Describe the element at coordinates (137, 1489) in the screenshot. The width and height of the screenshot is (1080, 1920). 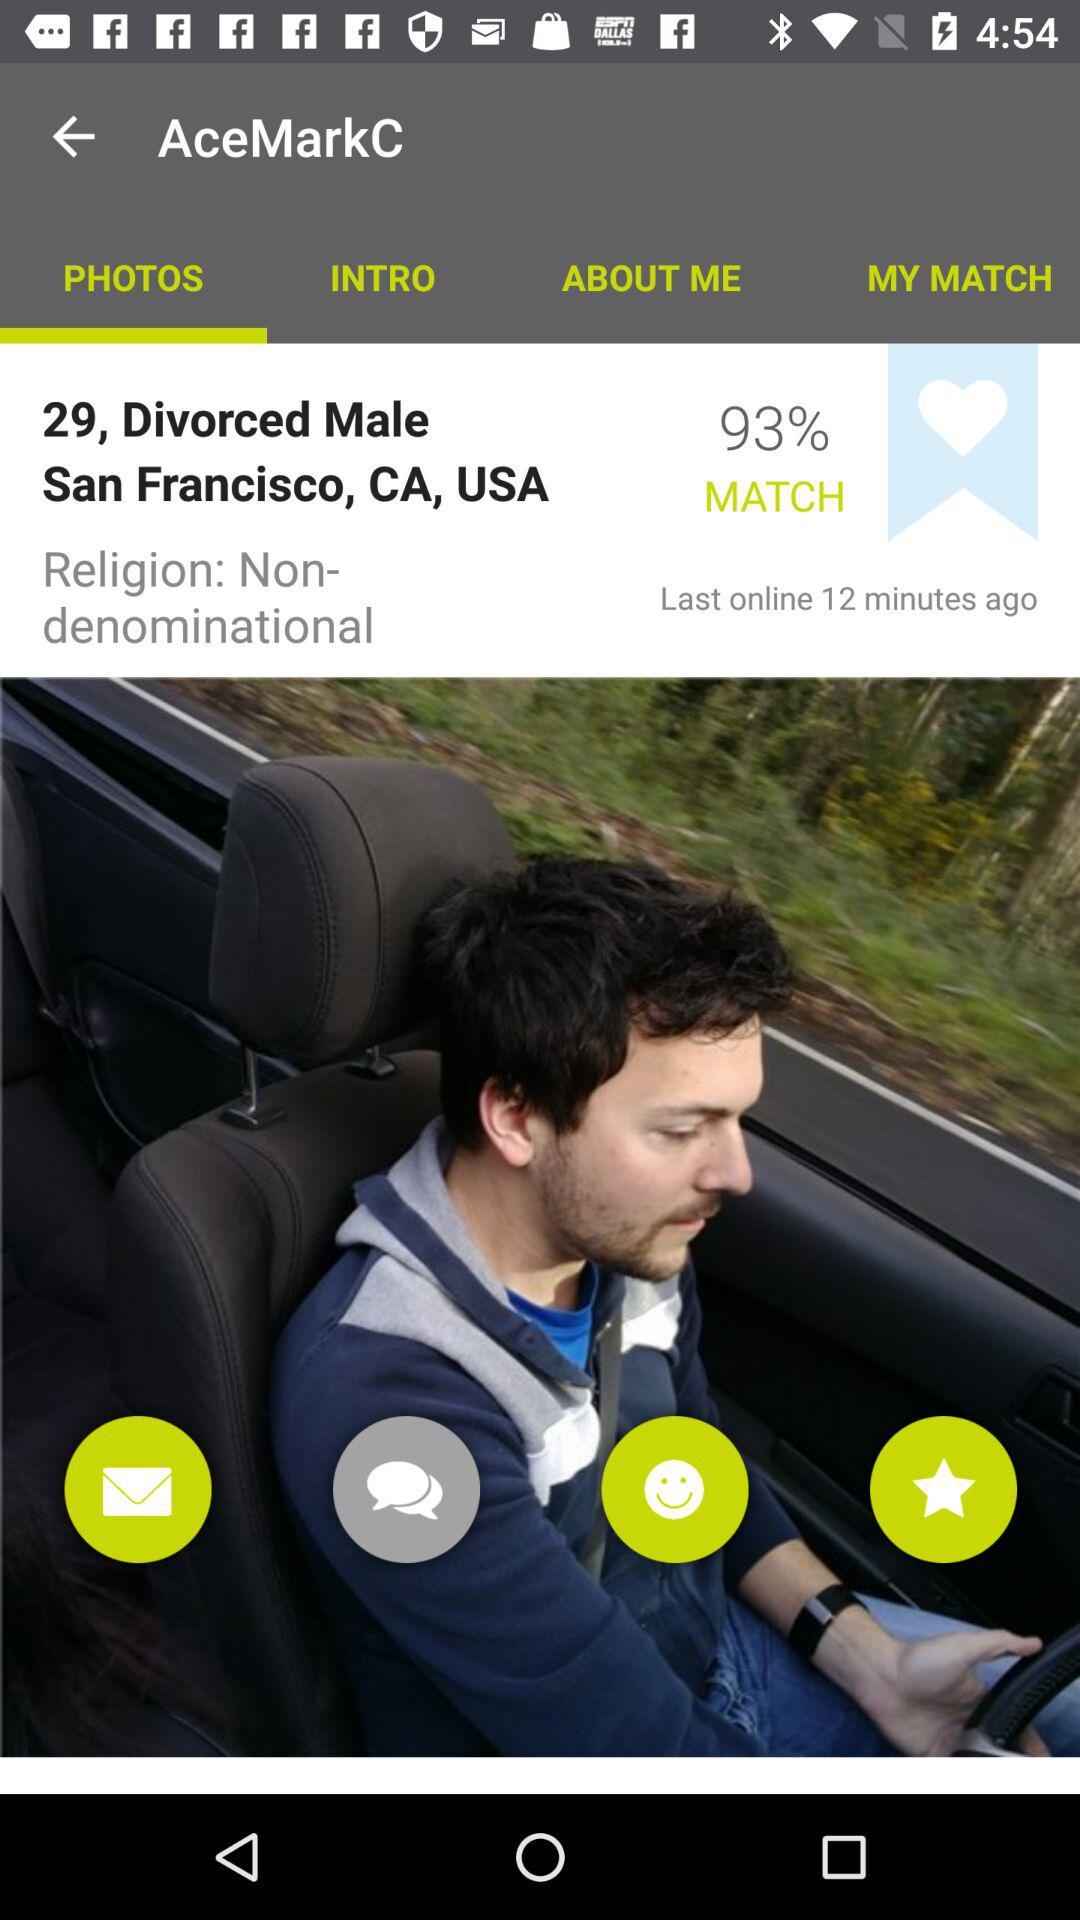
I see `open box to write message or check email` at that location.